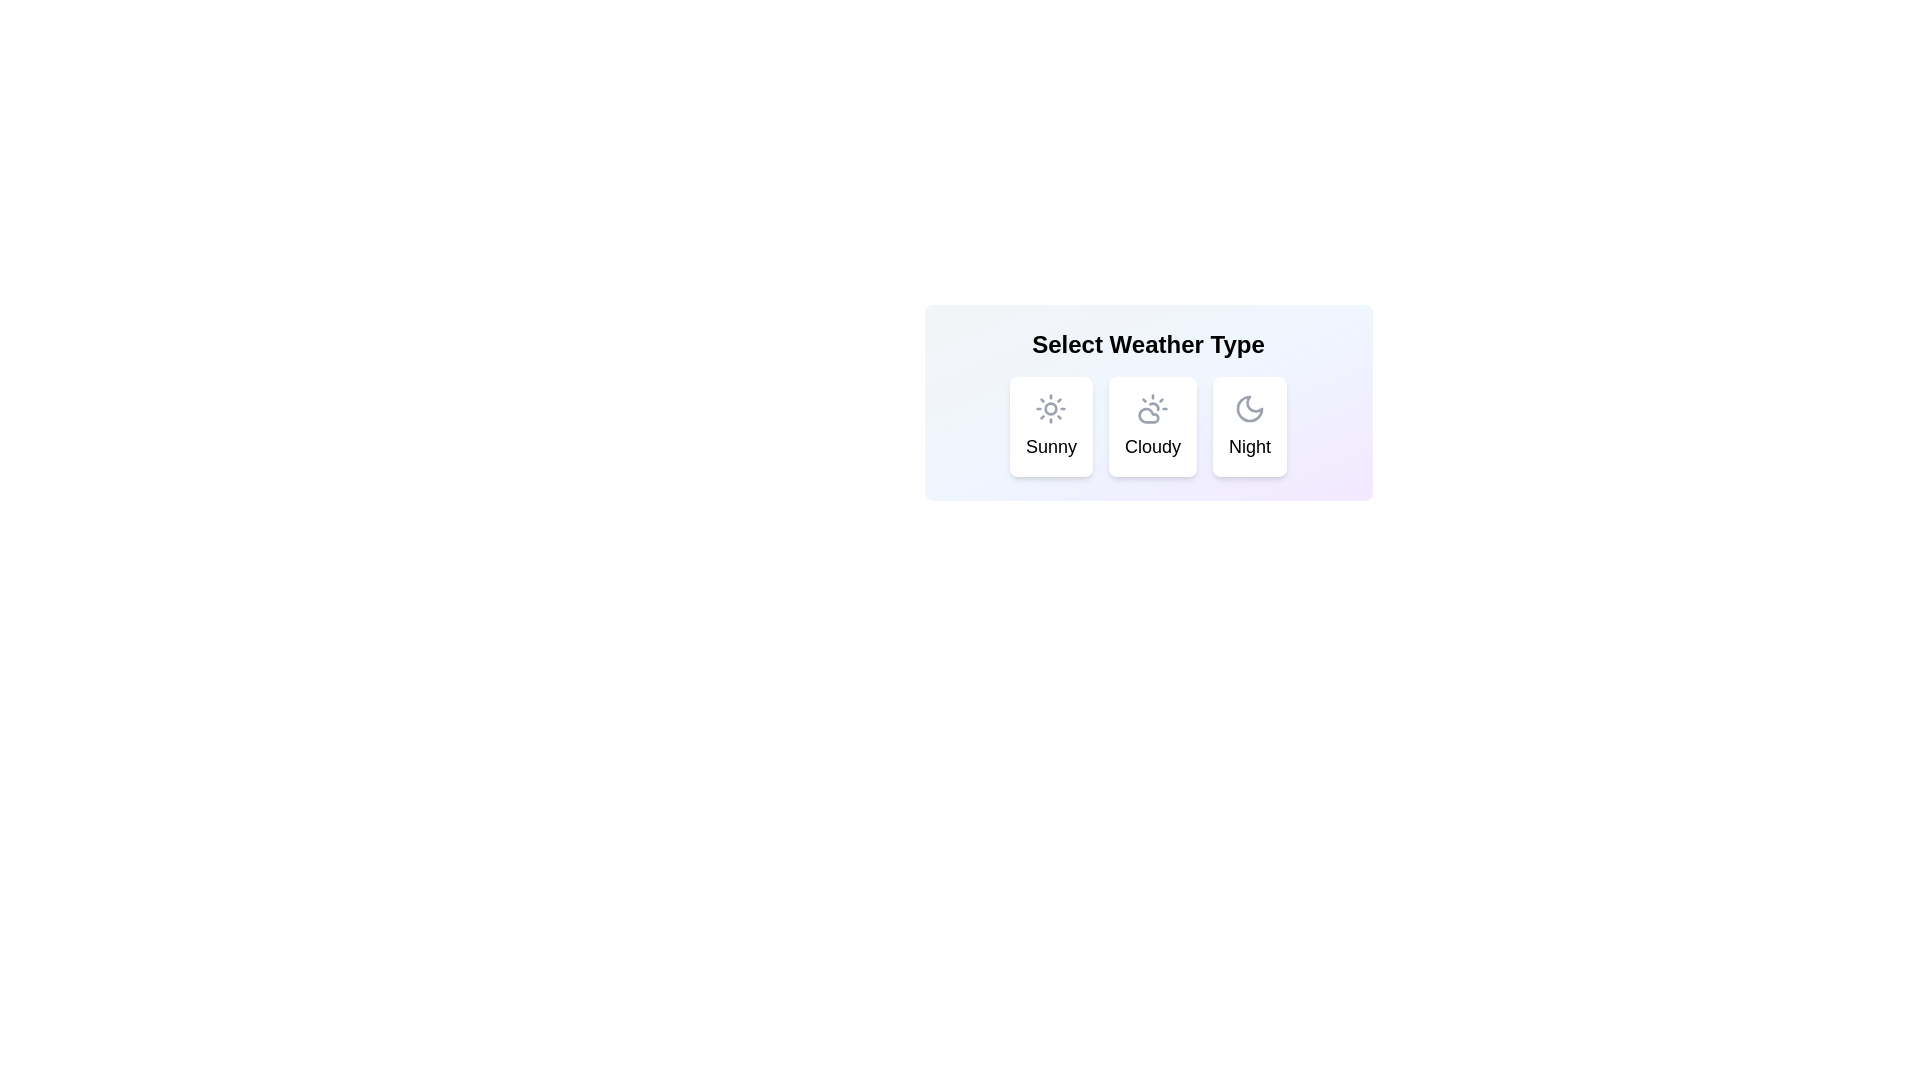 The height and width of the screenshot is (1080, 1920). I want to click on the weather chip labeled Cloudy to trigger visual feedback, so click(1152, 426).